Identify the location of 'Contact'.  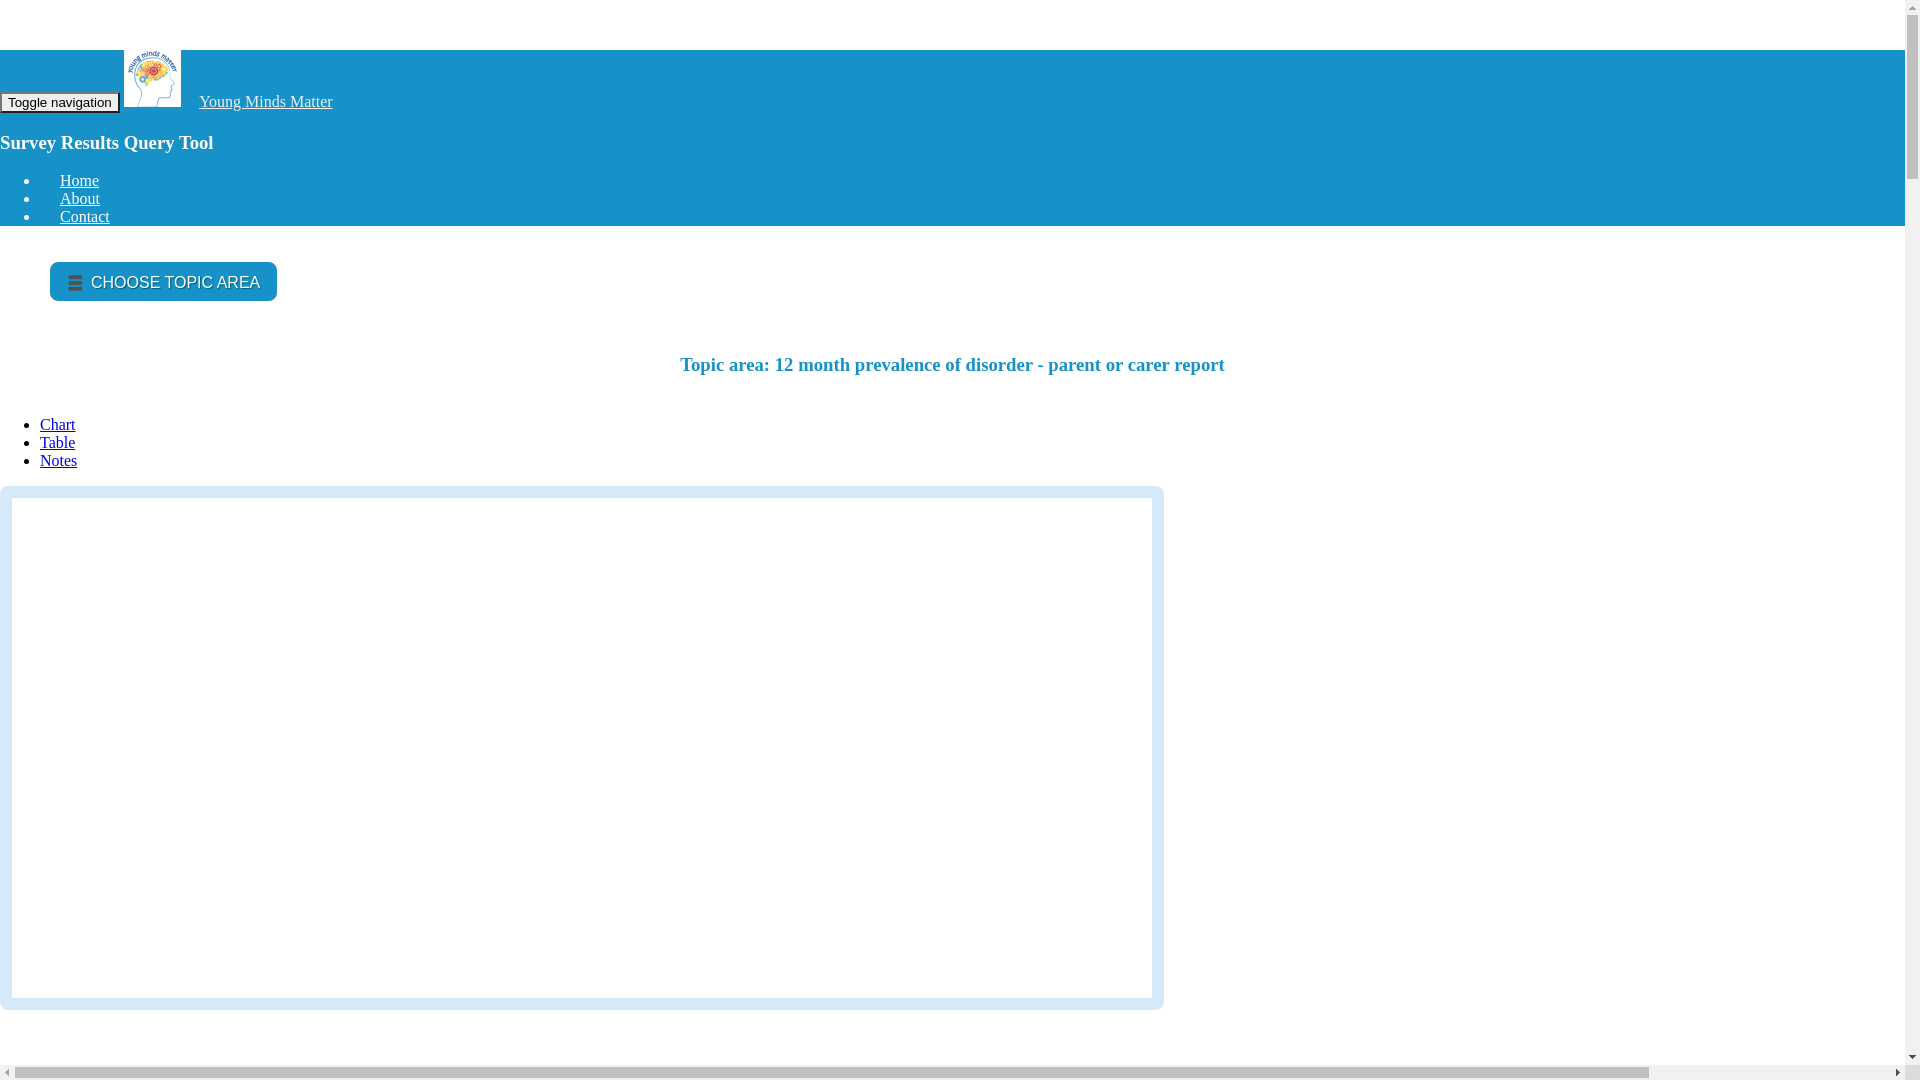
(84, 216).